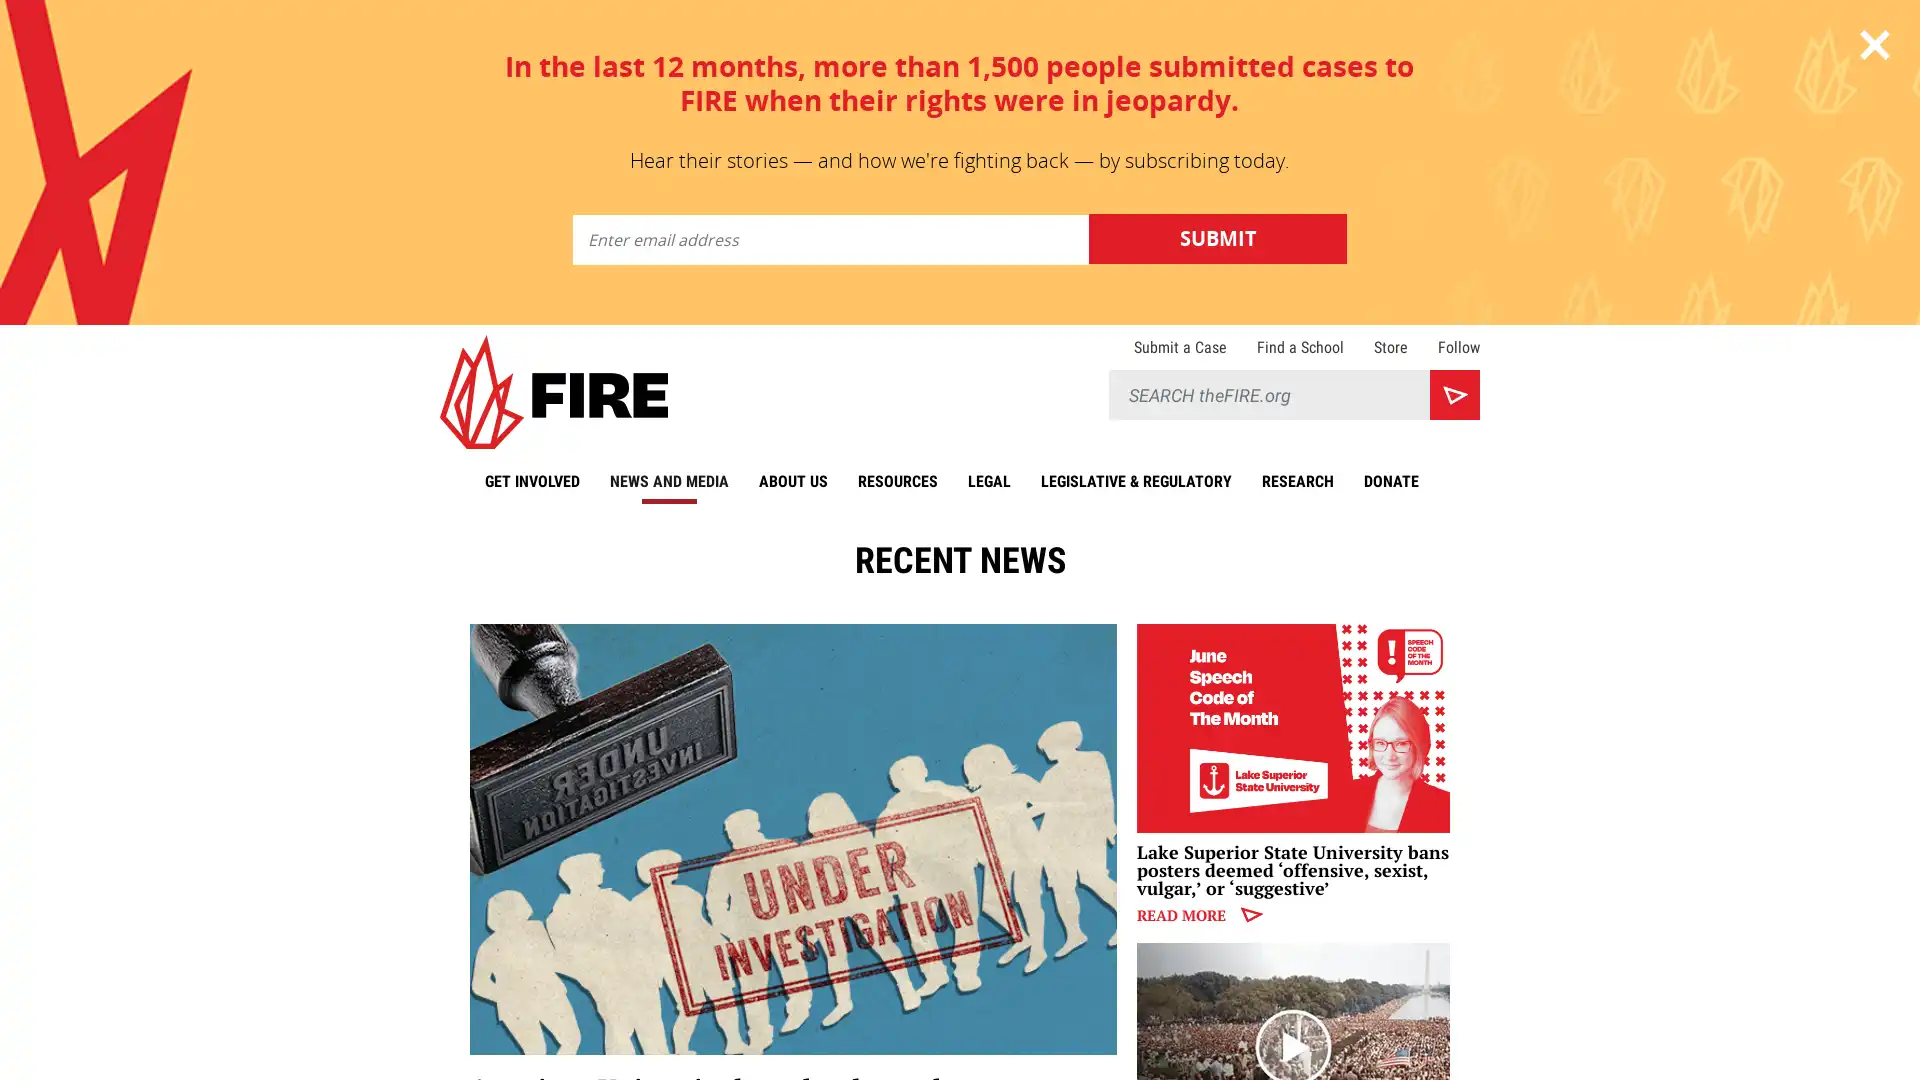 This screenshot has width=1920, height=1080. What do you see at coordinates (1217, 238) in the screenshot?
I see `Submit` at bounding box center [1217, 238].